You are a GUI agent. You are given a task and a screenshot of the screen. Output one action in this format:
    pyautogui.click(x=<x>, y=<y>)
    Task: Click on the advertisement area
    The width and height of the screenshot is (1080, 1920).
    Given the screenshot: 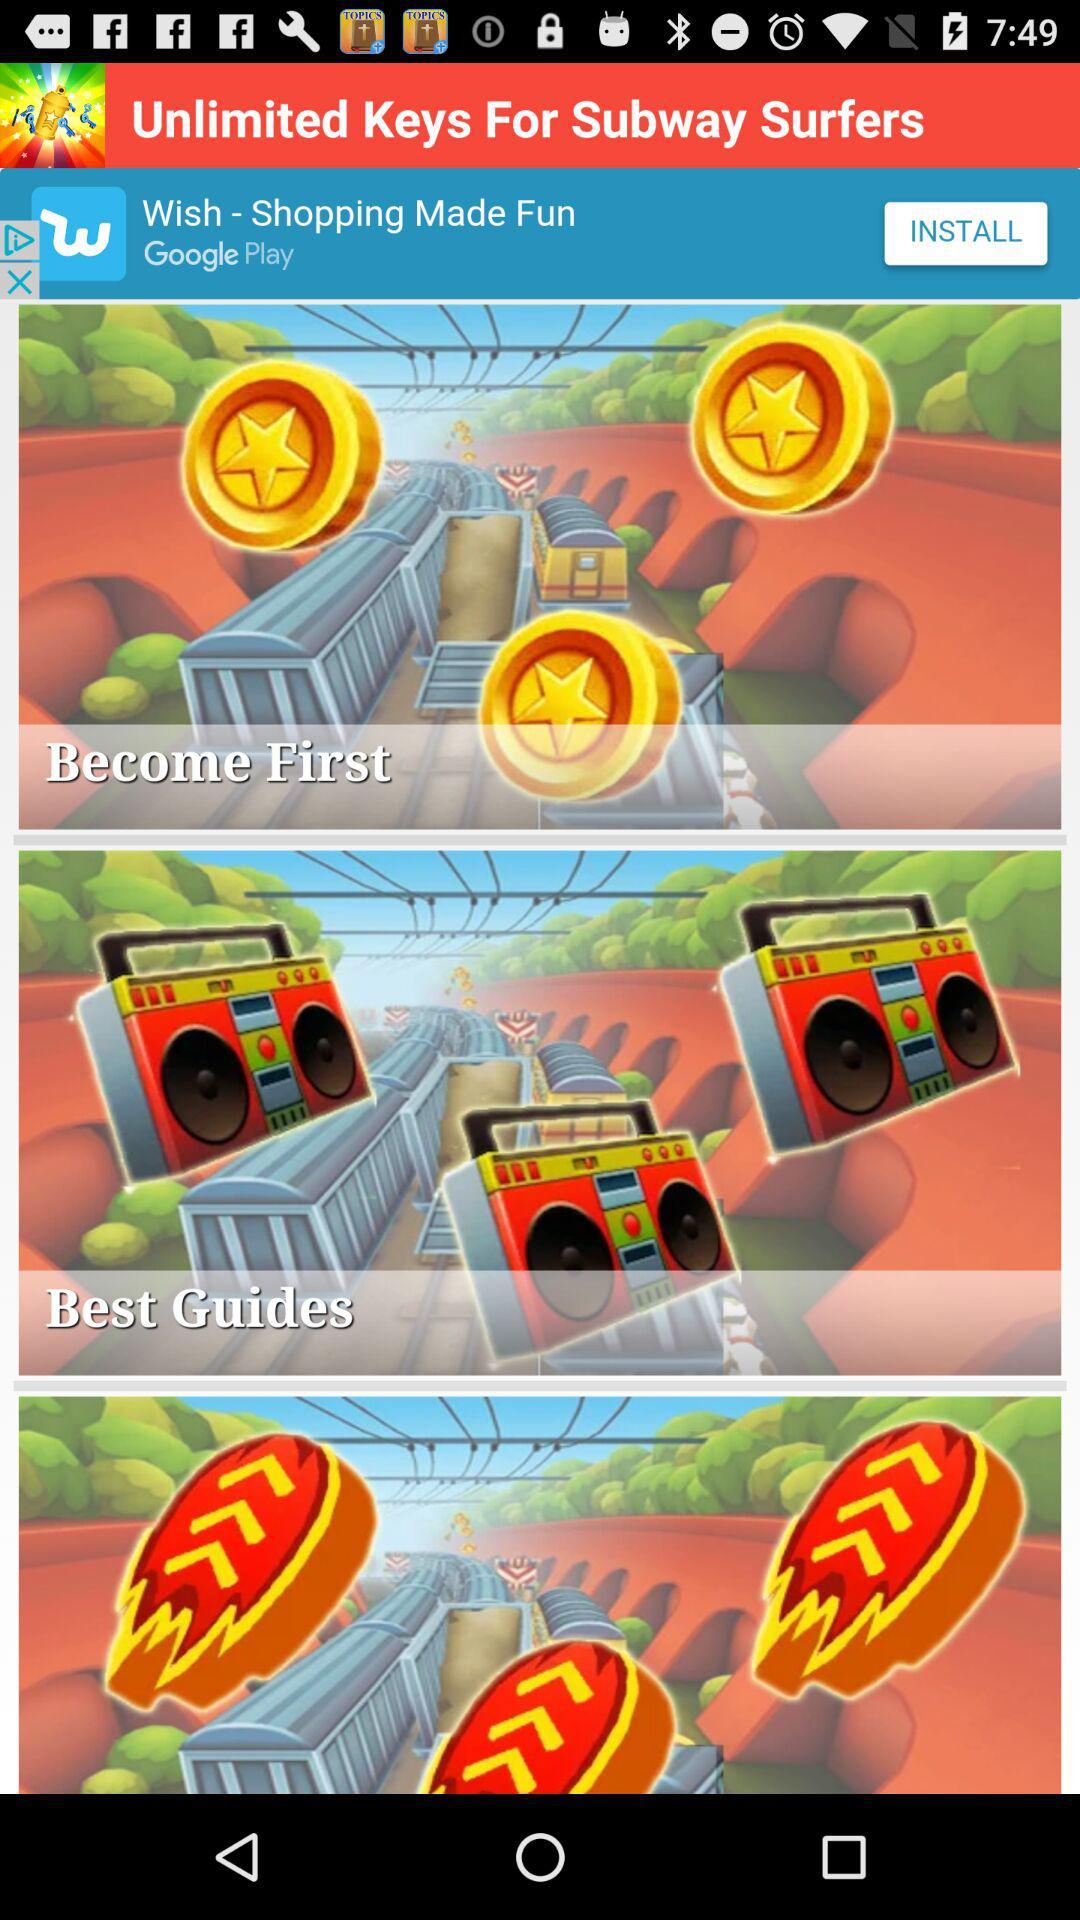 What is the action you would take?
    pyautogui.click(x=540, y=233)
    